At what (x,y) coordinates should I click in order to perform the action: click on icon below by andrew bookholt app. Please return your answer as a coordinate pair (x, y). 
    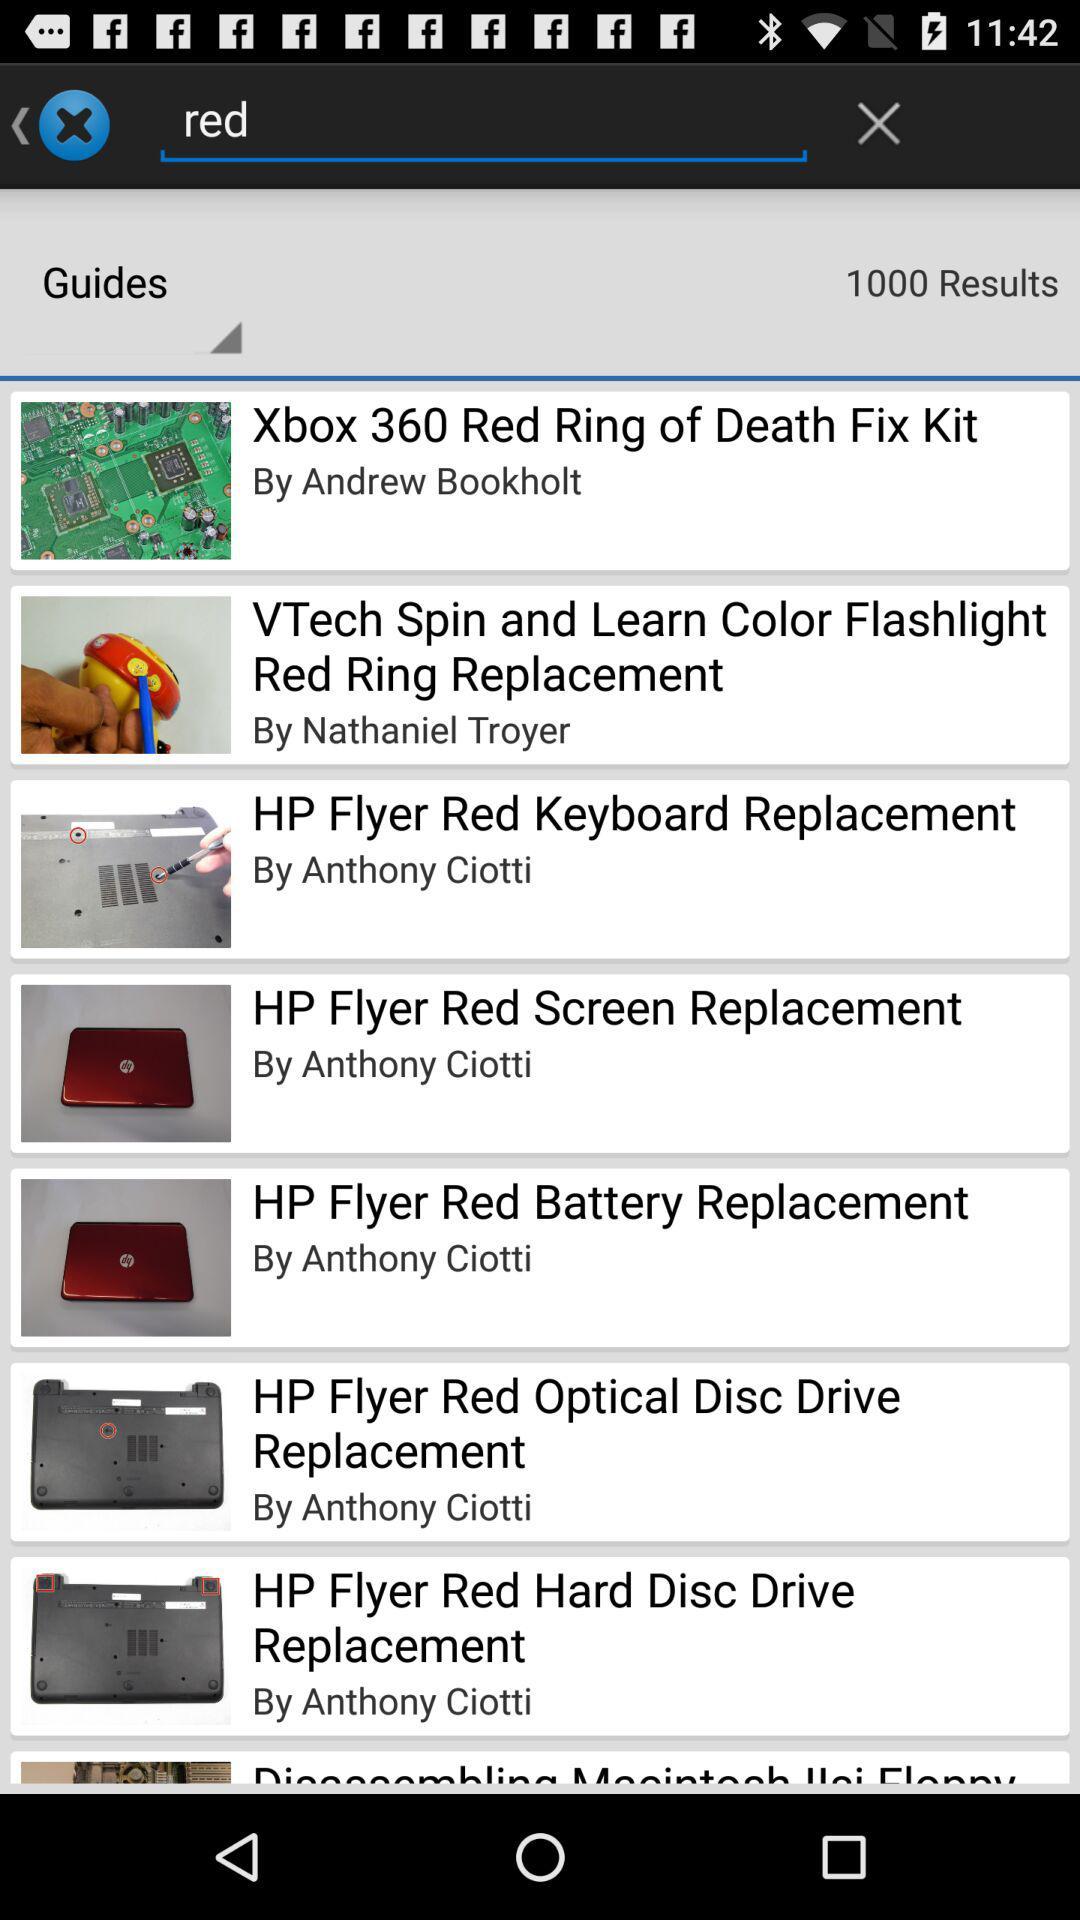
    Looking at the image, I should click on (660, 644).